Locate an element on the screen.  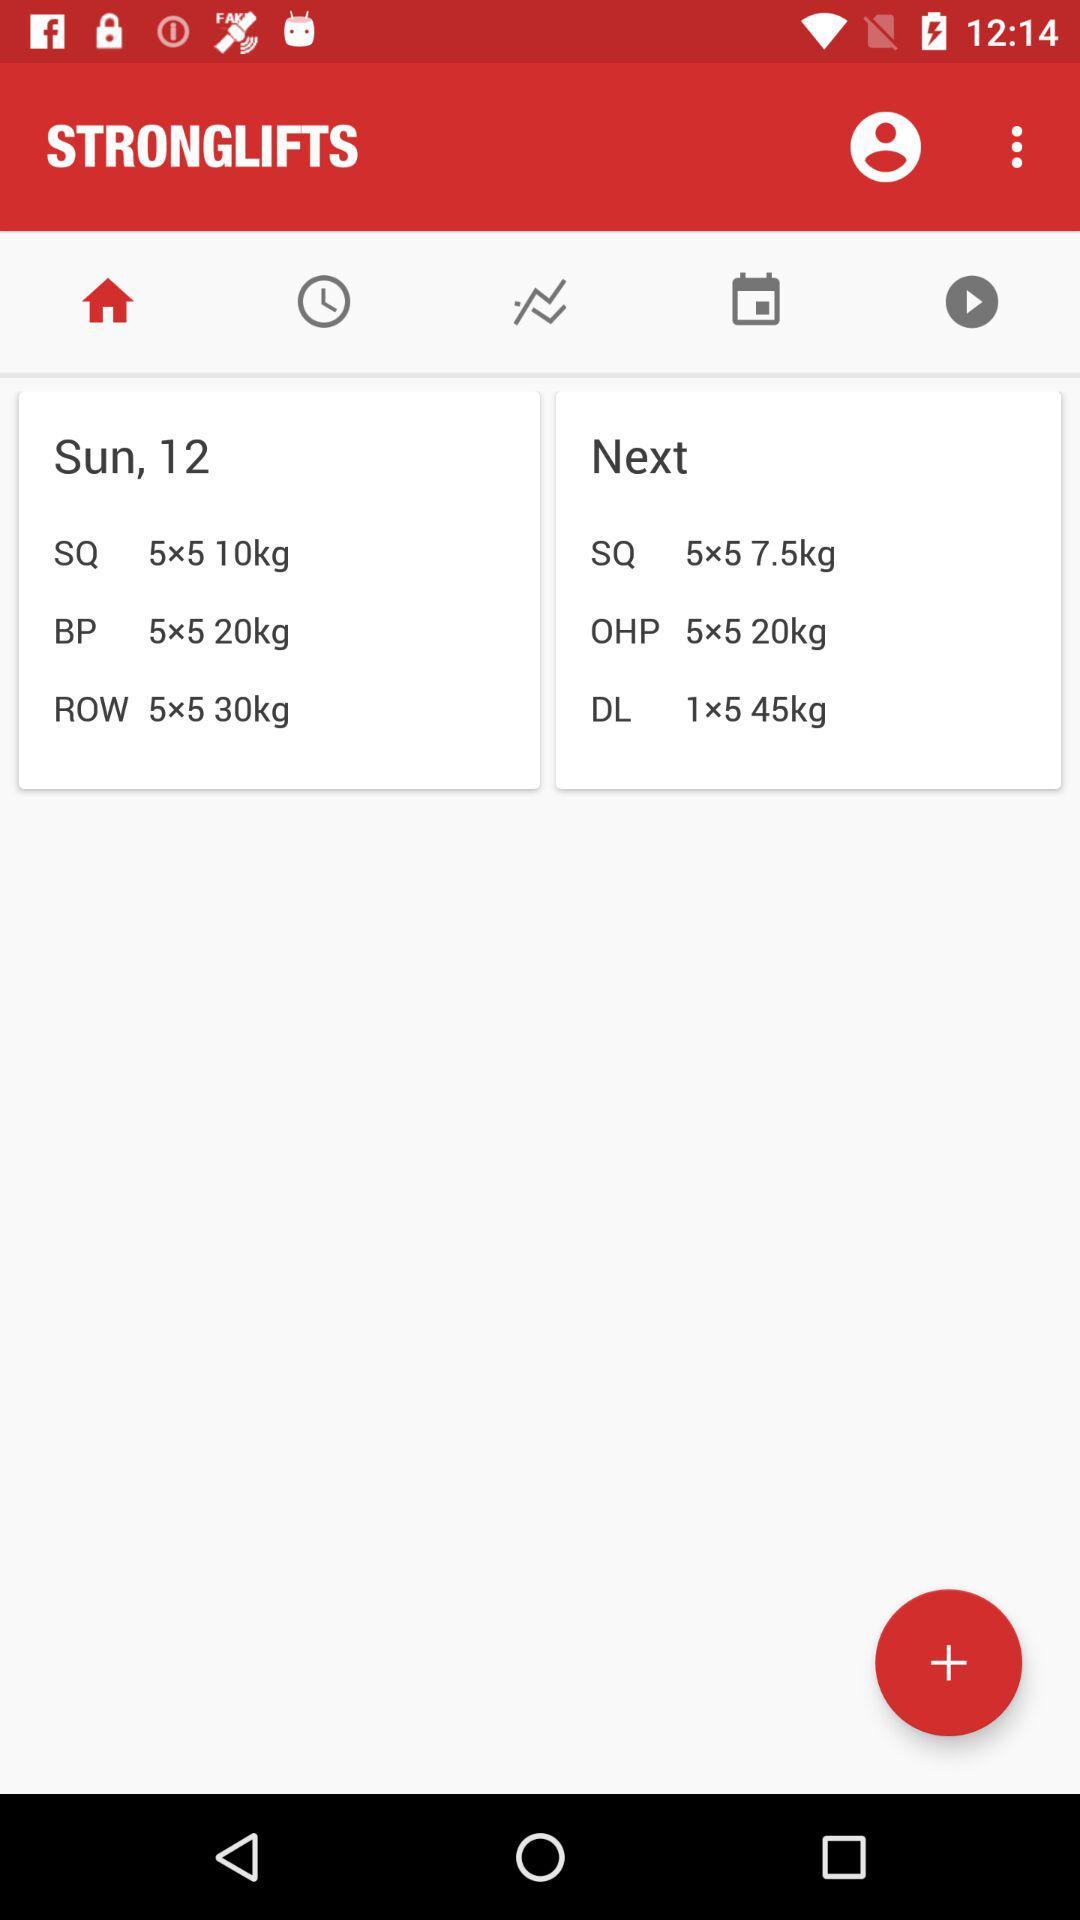
new is located at coordinates (947, 1662).